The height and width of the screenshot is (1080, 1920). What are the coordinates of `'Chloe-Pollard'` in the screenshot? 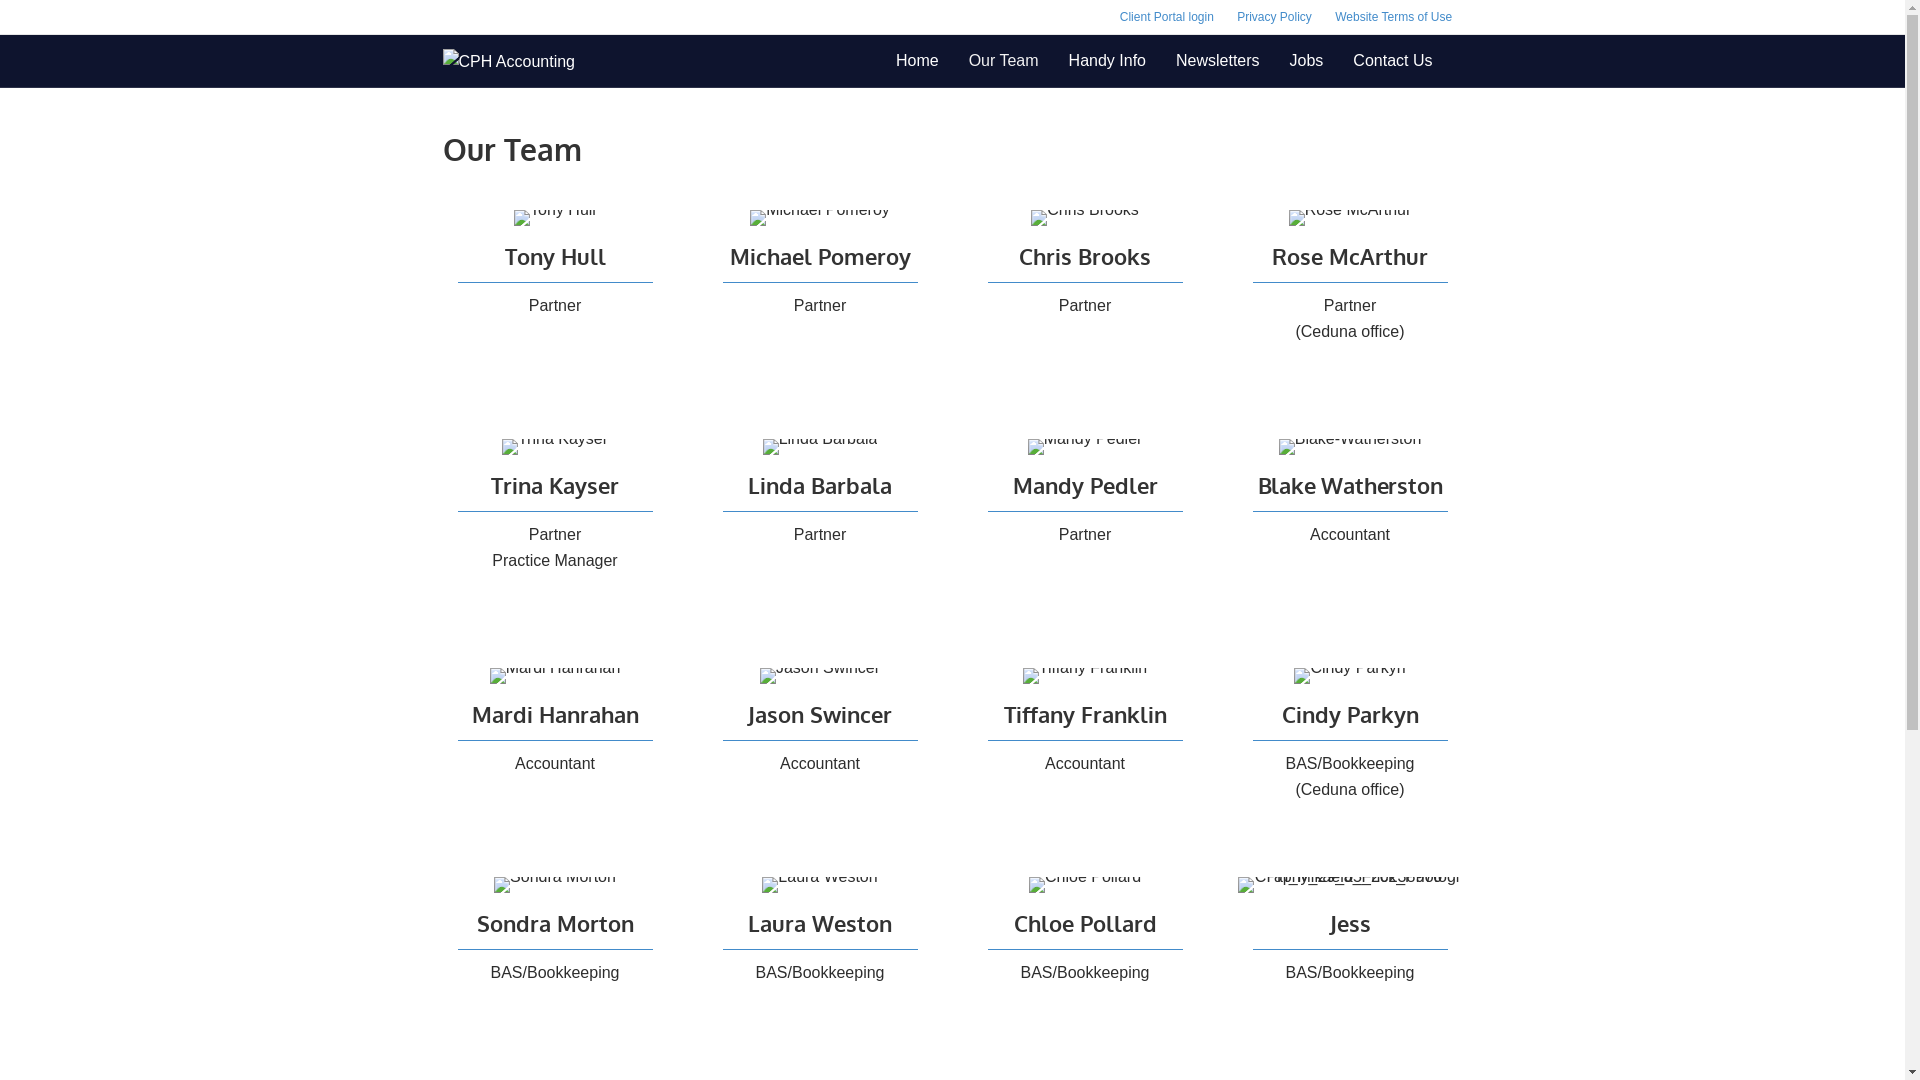 It's located at (1083, 883).